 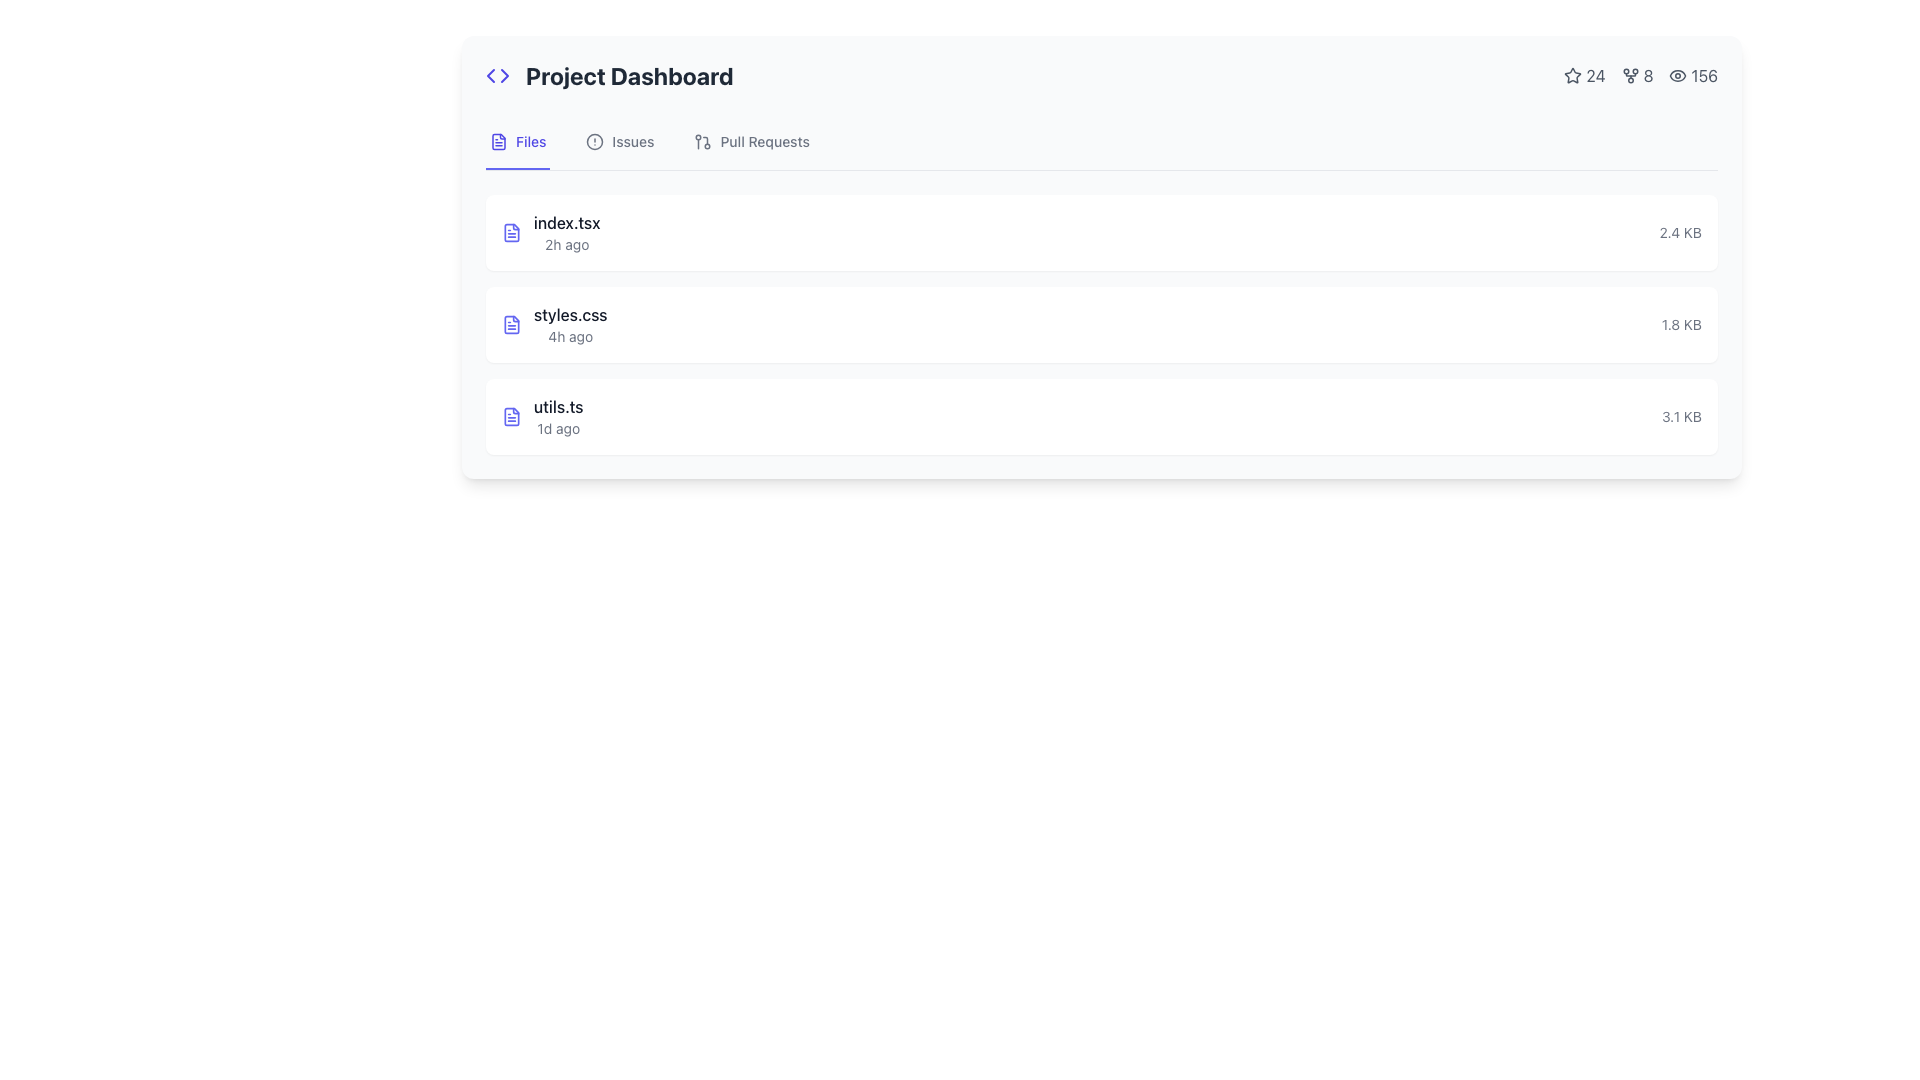 I want to click on the alert or warning indicator icon located to the left of the 'Issues' text in the 'Issues' tab of the navigation bar, so click(x=594, y=141).